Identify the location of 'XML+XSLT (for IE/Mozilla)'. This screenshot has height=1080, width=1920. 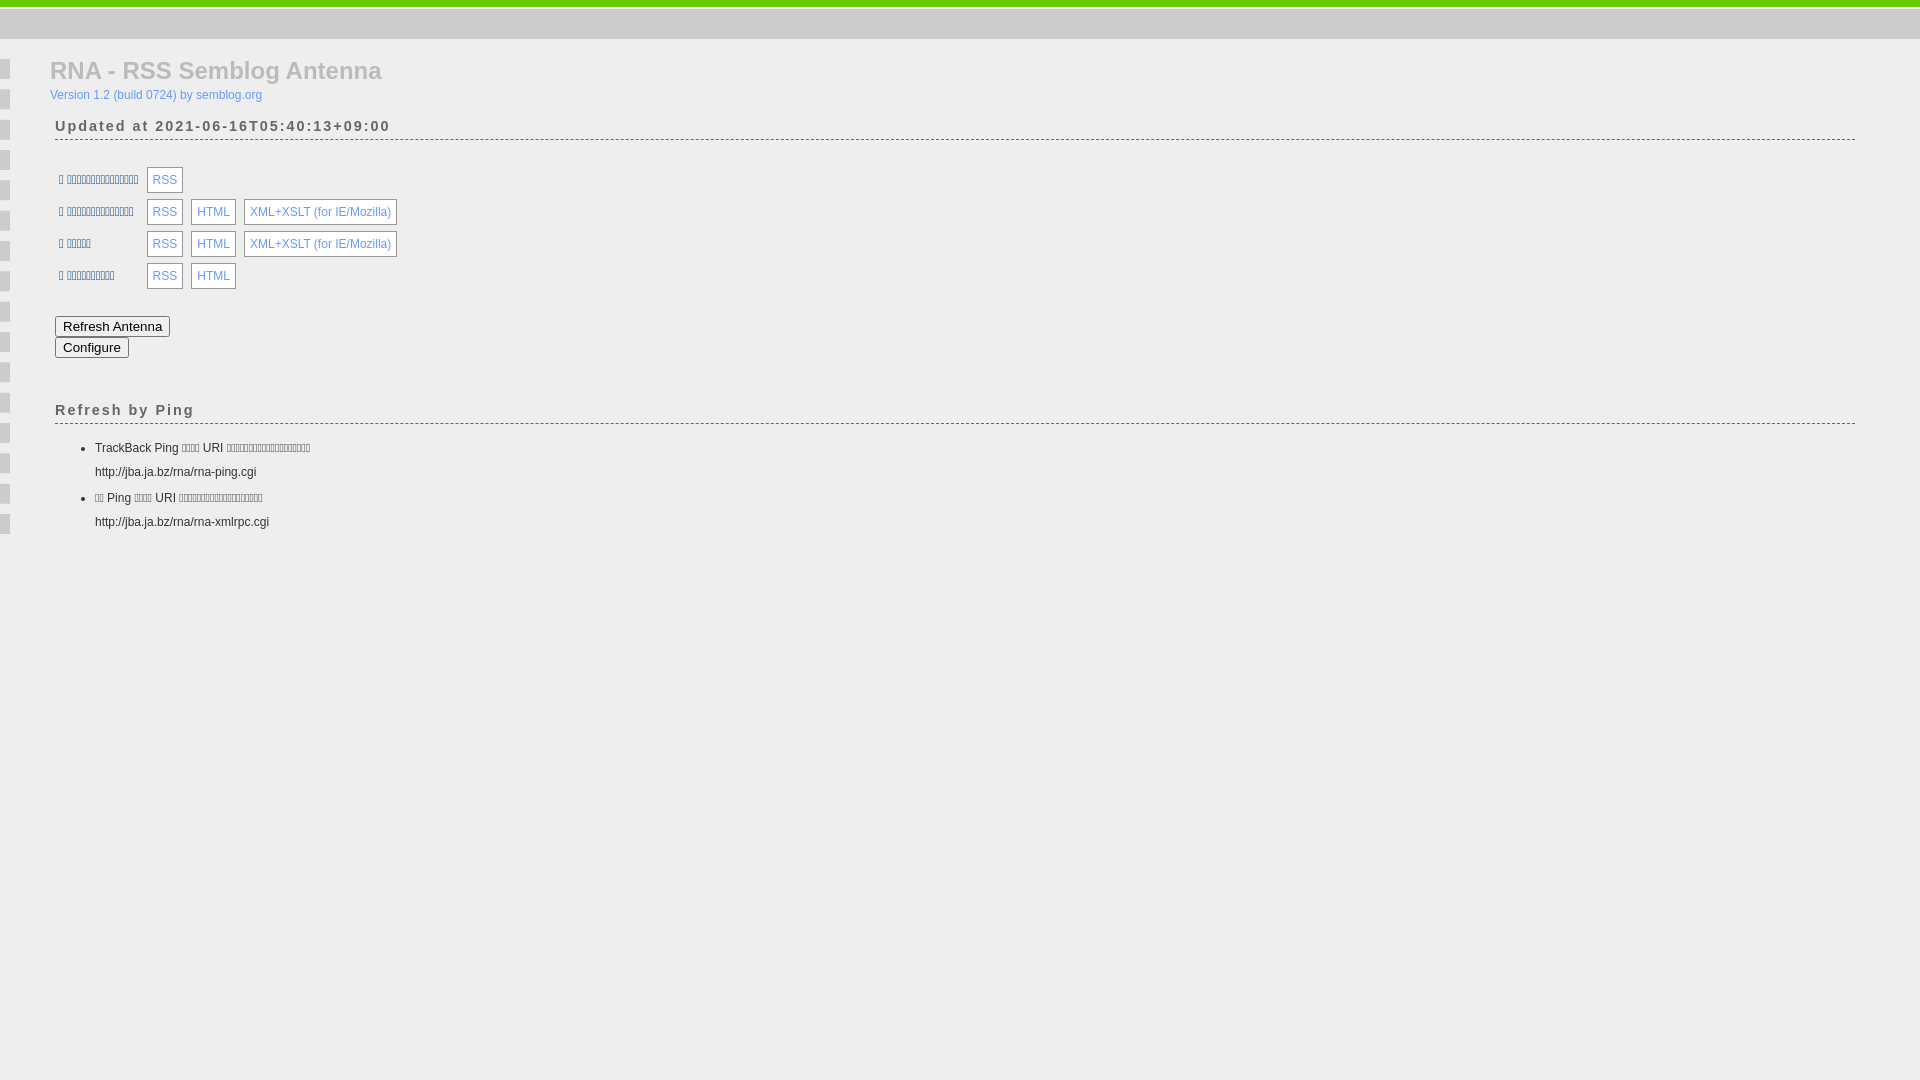
(320, 242).